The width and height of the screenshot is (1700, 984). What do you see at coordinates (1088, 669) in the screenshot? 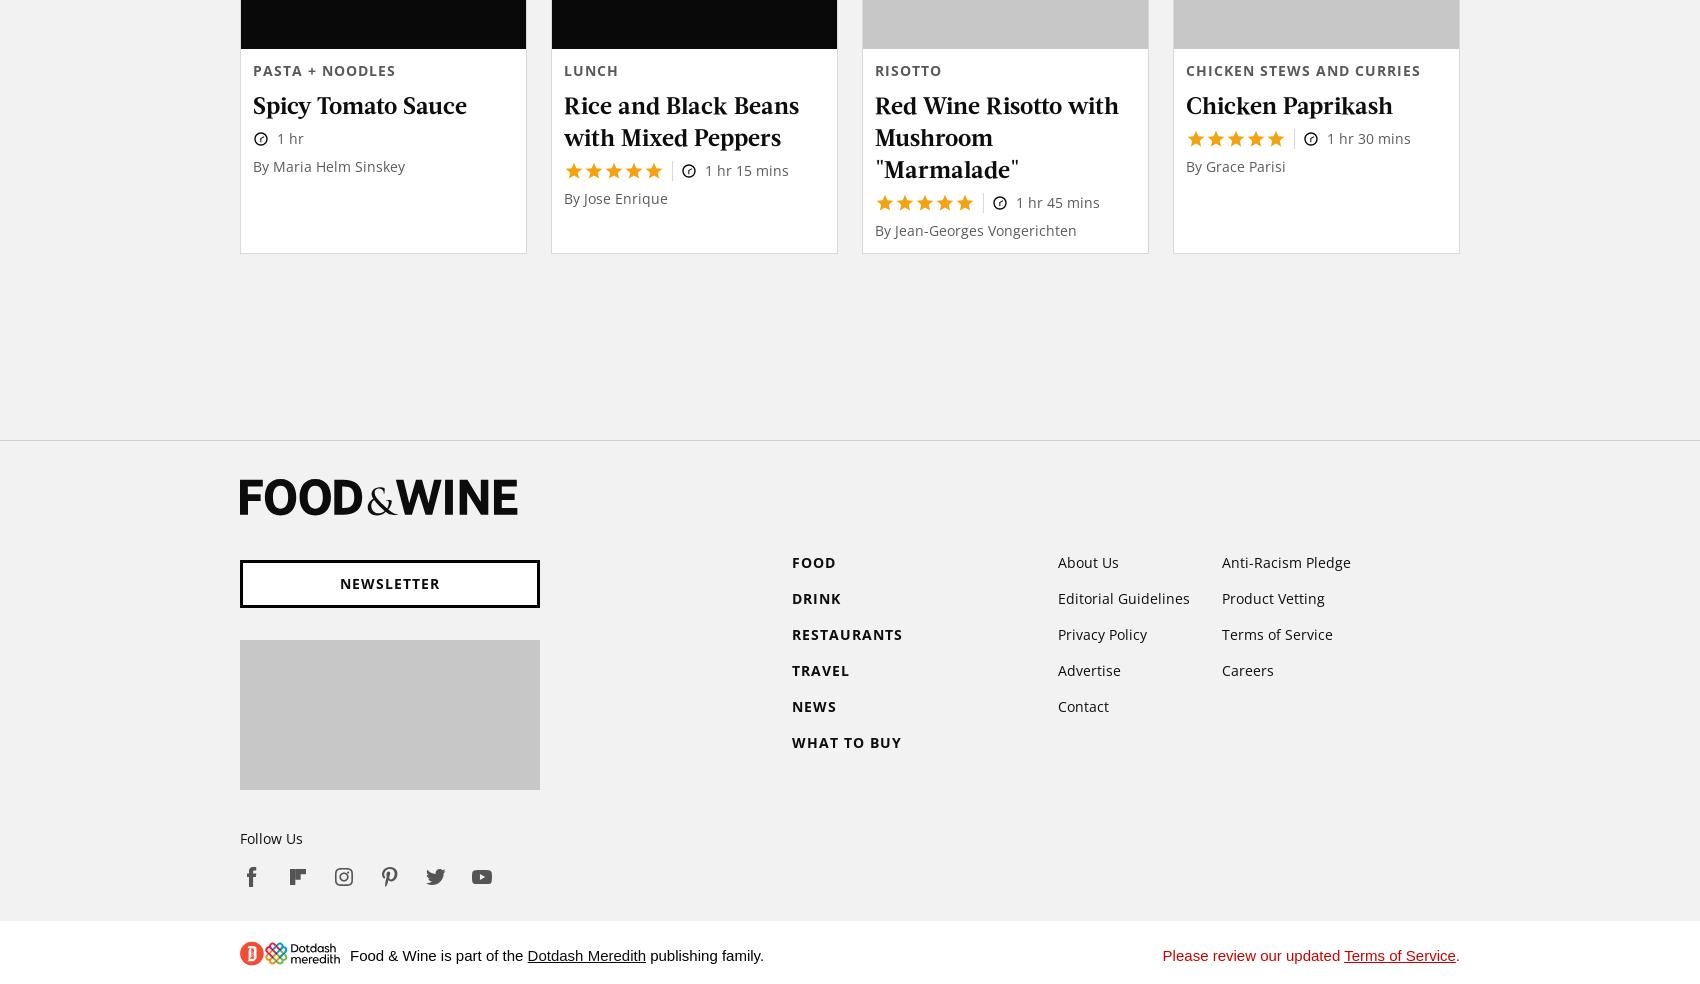
I see `'Advertise'` at bounding box center [1088, 669].